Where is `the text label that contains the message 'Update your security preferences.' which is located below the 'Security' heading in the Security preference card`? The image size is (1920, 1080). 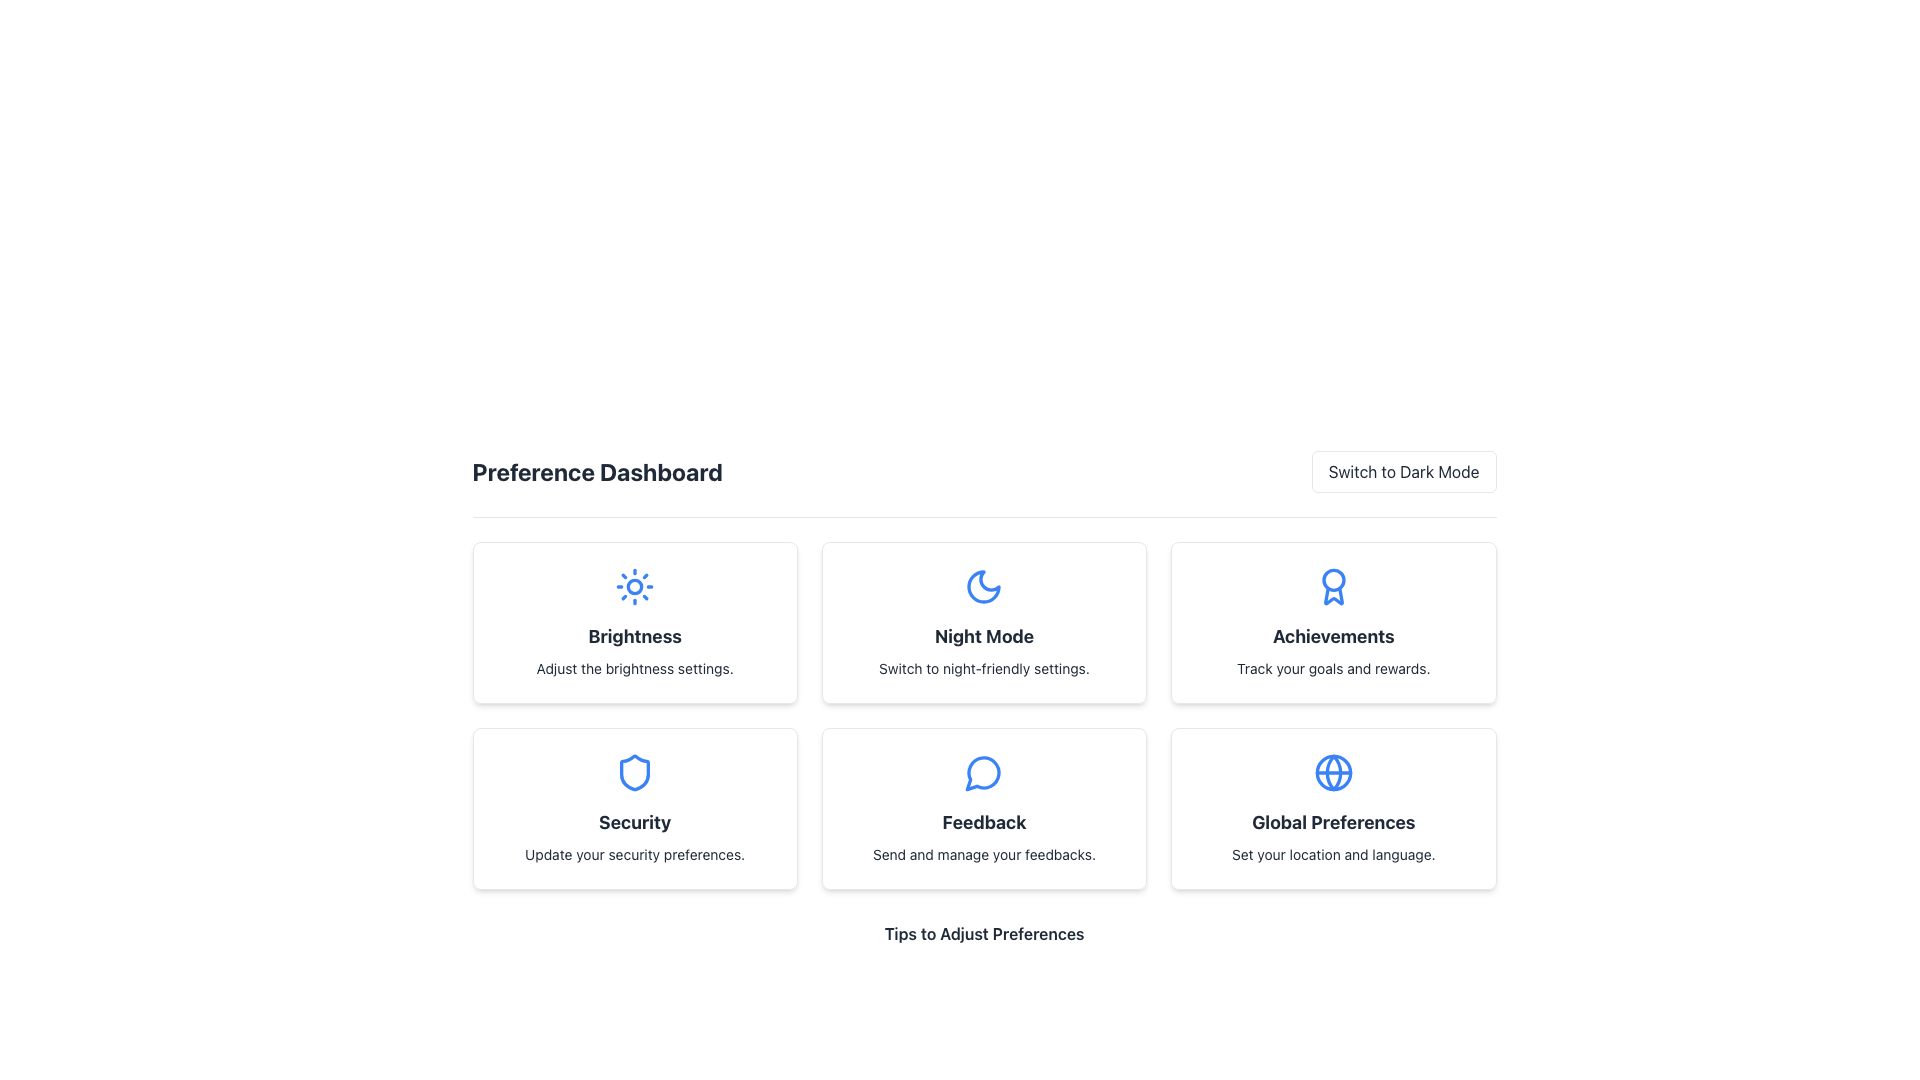 the text label that contains the message 'Update your security preferences.' which is located below the 'Security' heading in the Security preference card is located at coordinates (634, 855).